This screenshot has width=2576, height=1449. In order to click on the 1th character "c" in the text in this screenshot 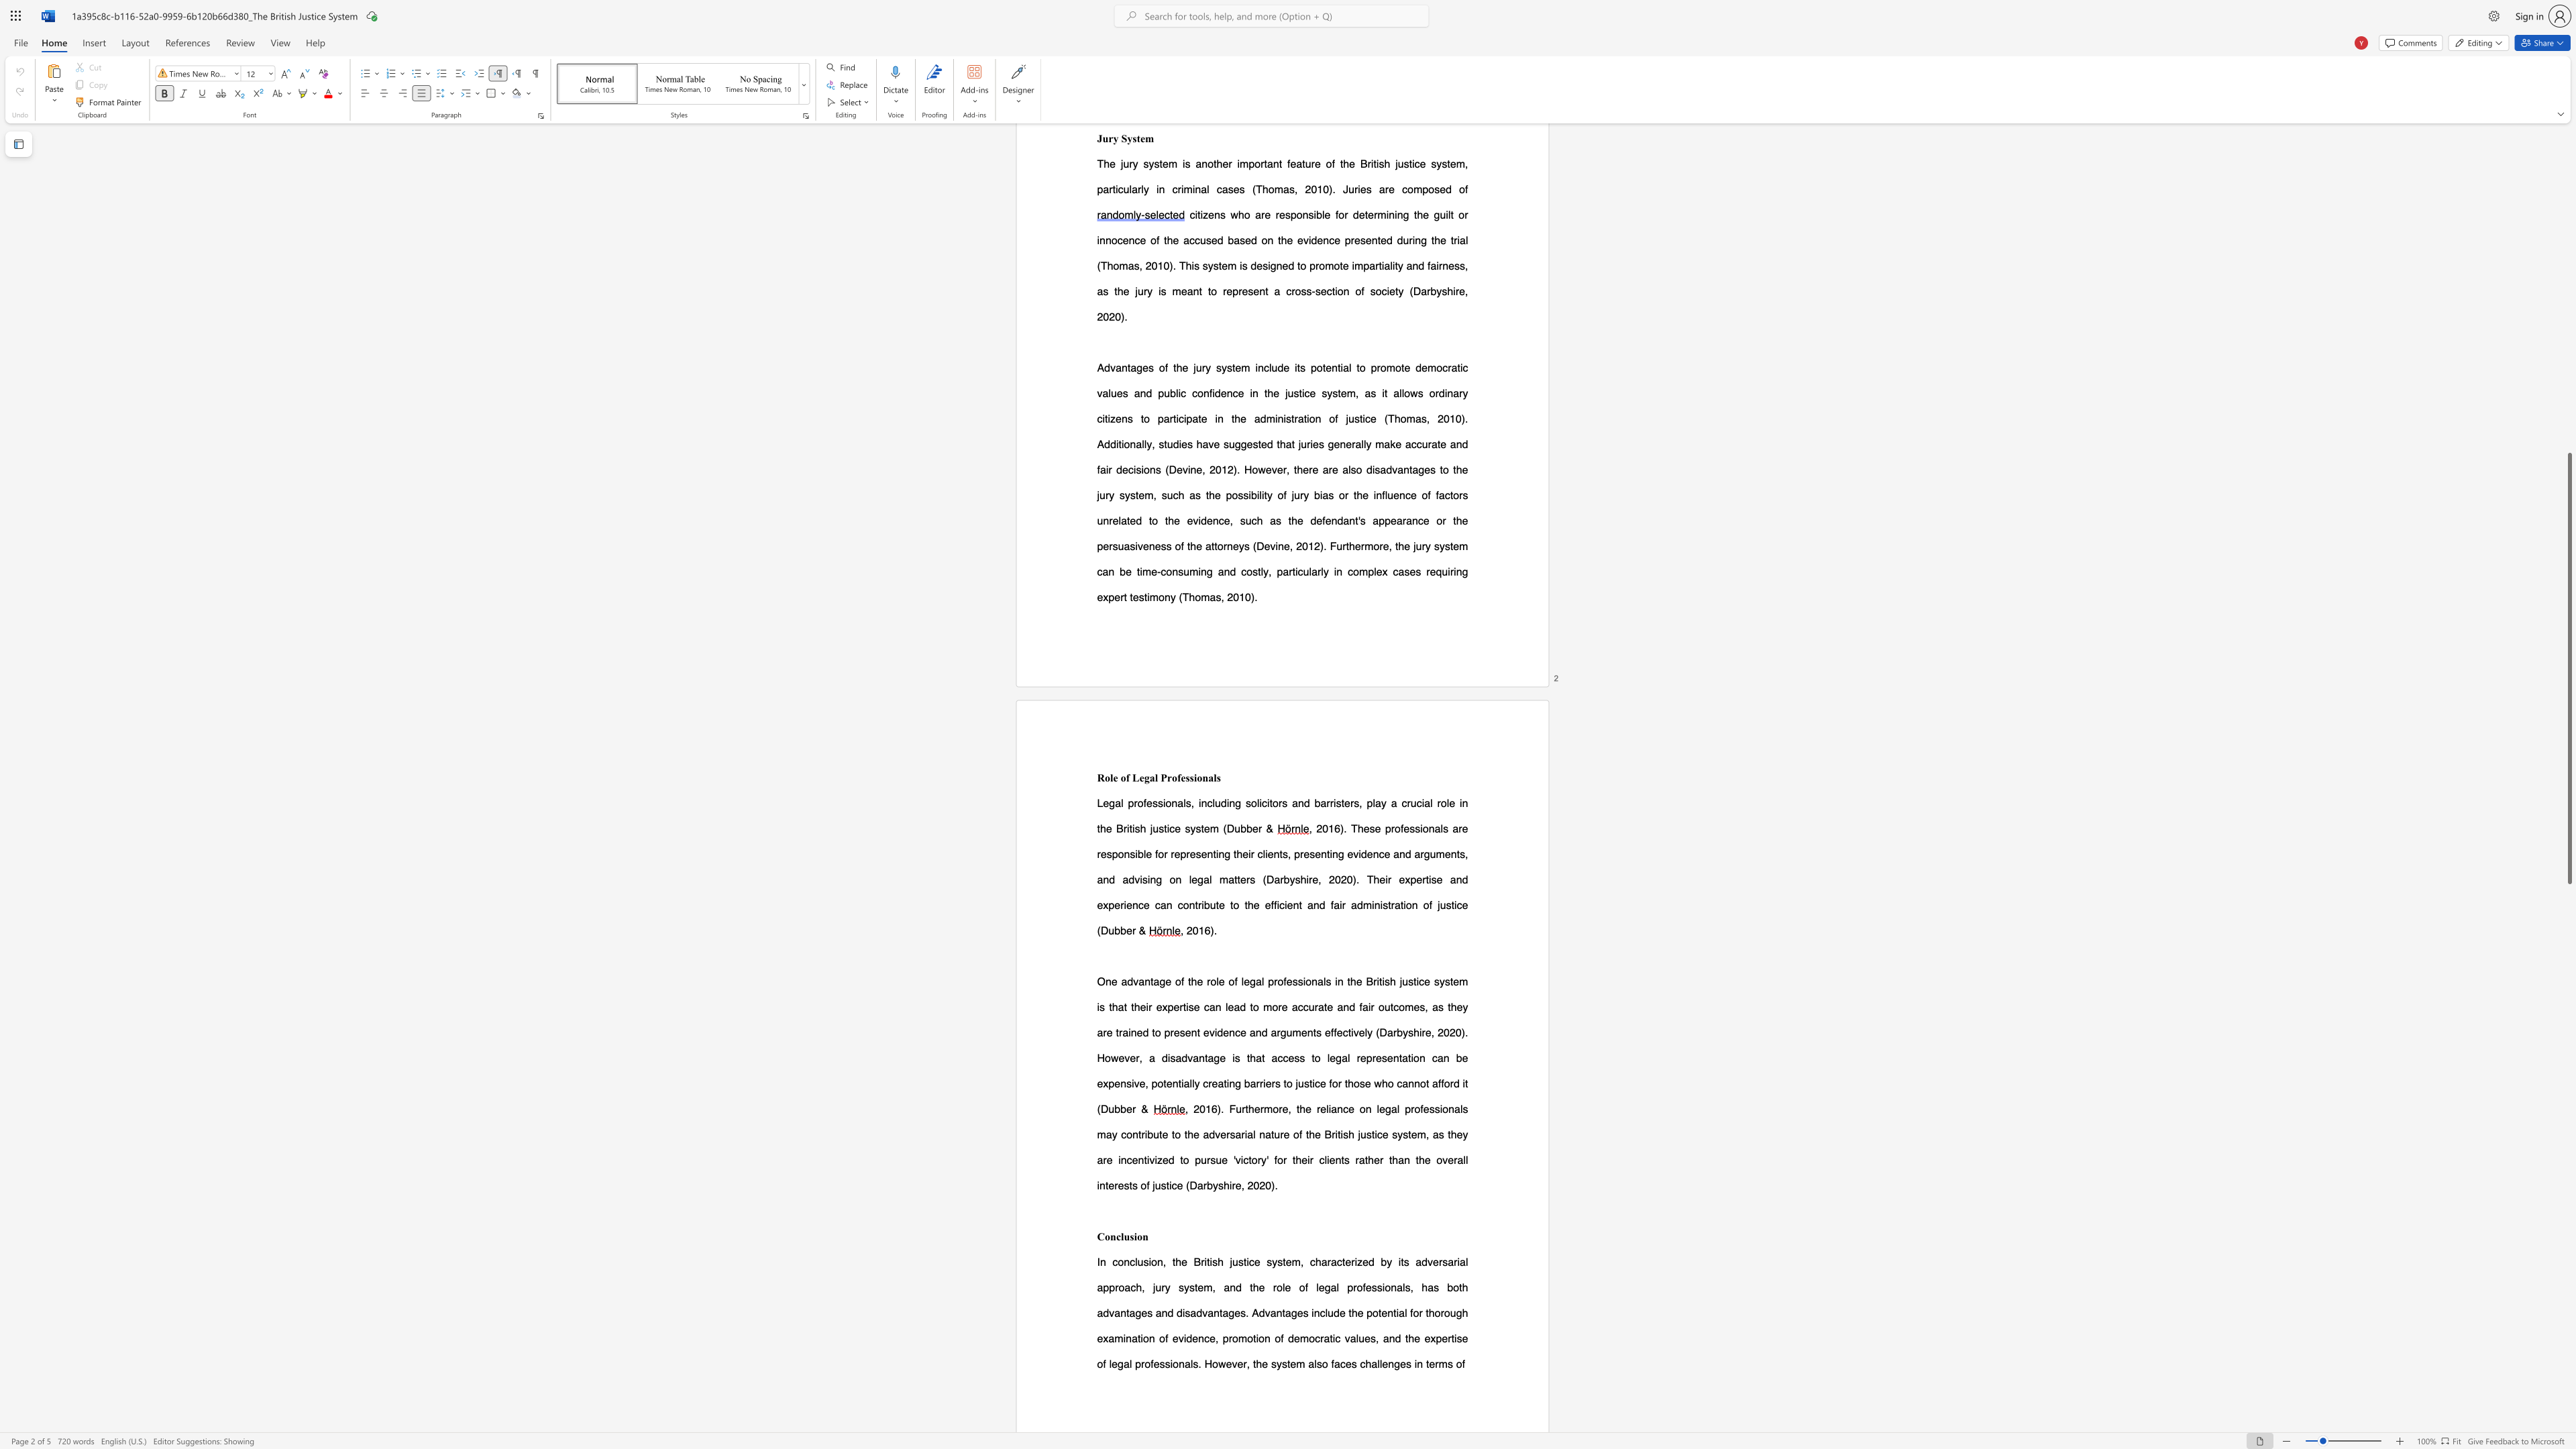, I will do `click(1258, 854)`.